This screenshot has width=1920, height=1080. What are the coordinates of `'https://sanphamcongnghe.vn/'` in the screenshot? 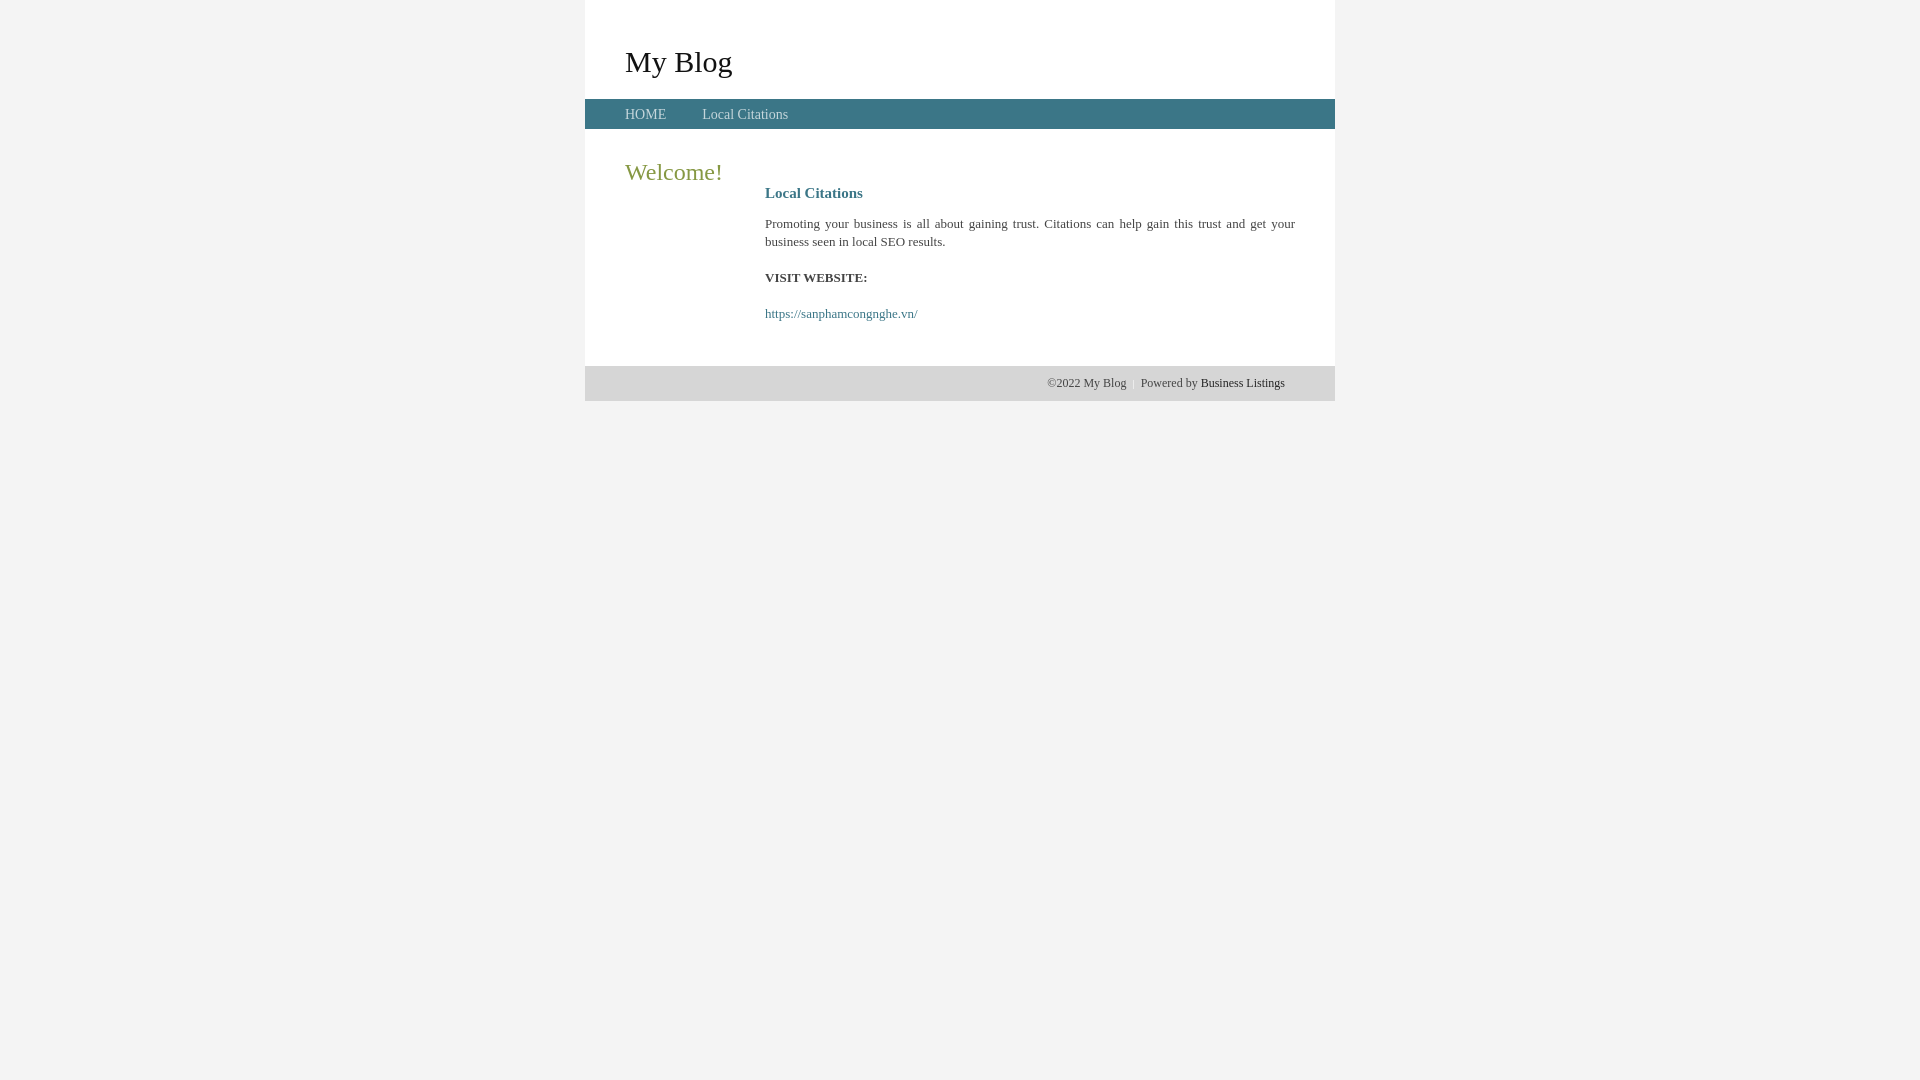 It's located at (763, 313).